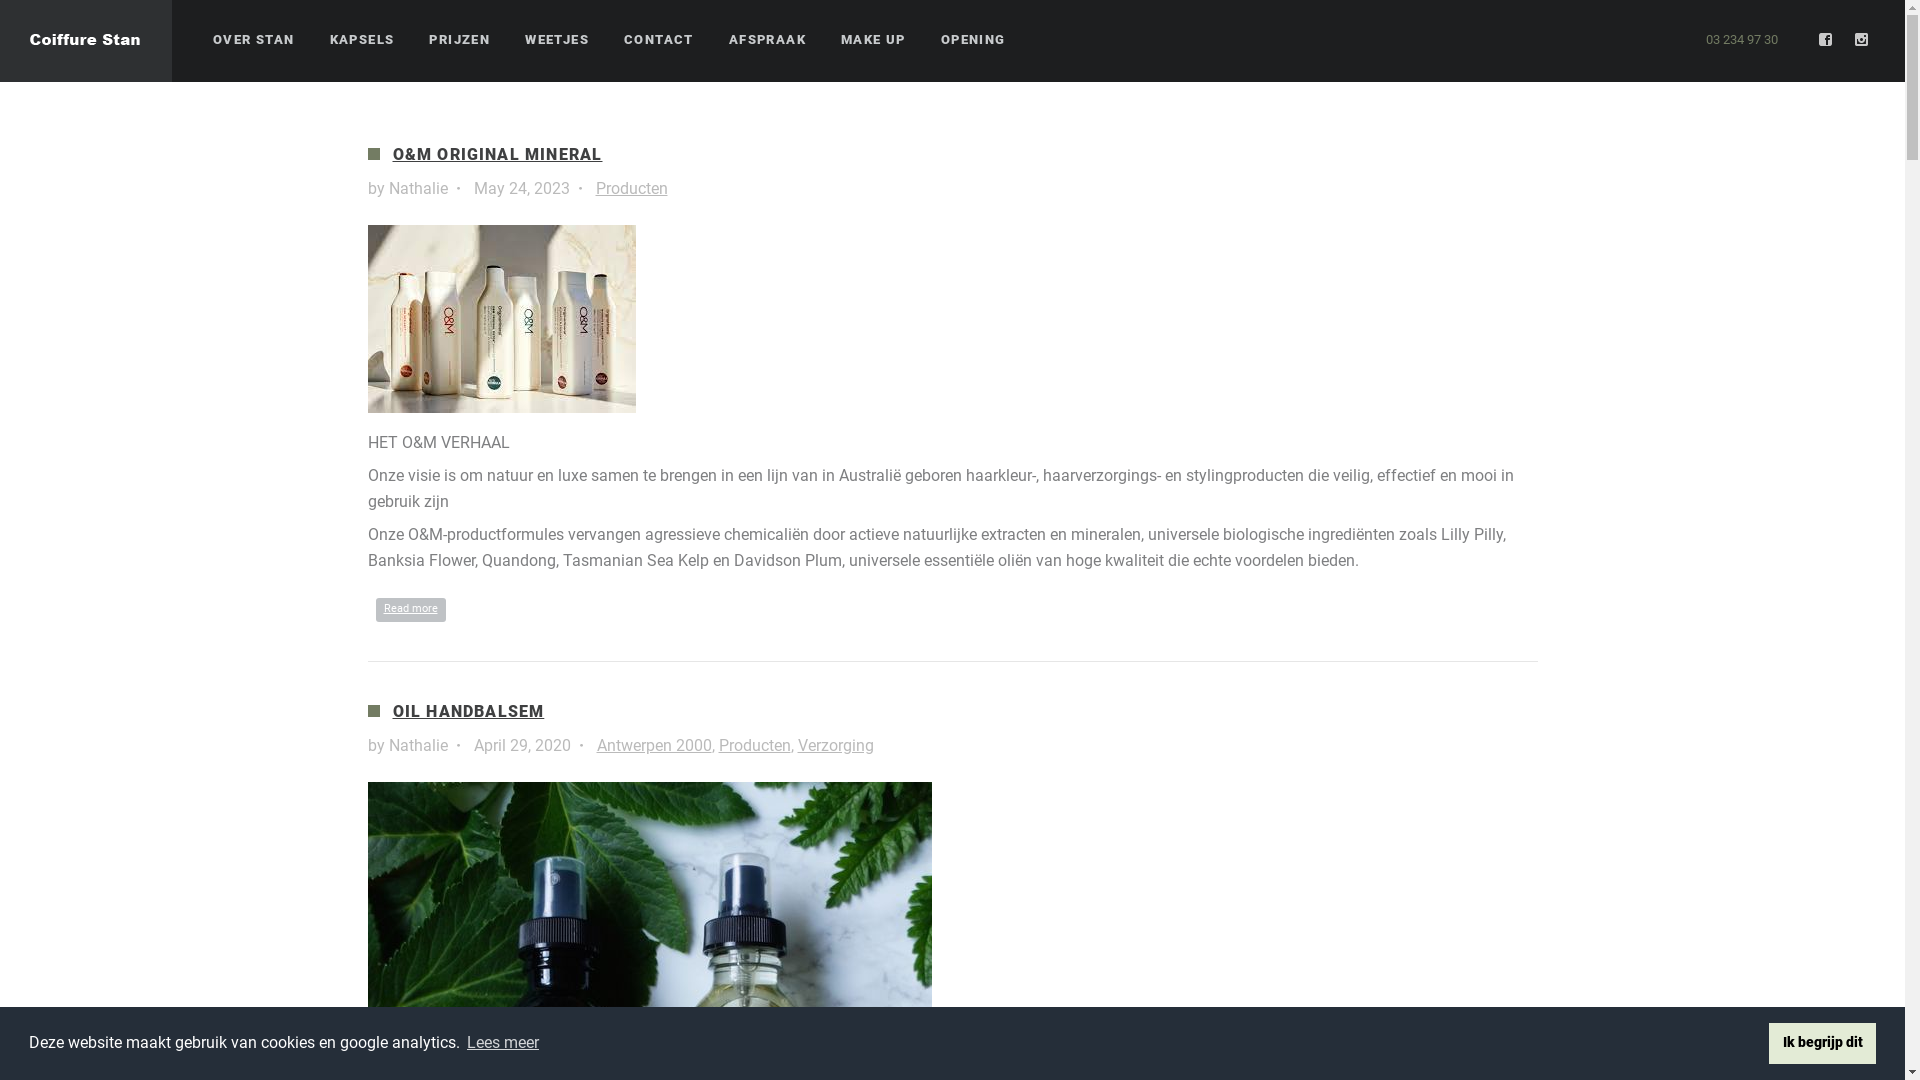  Describe the element at coordinates (0, 41) in the screenshot. I see `'Home'` at that location.